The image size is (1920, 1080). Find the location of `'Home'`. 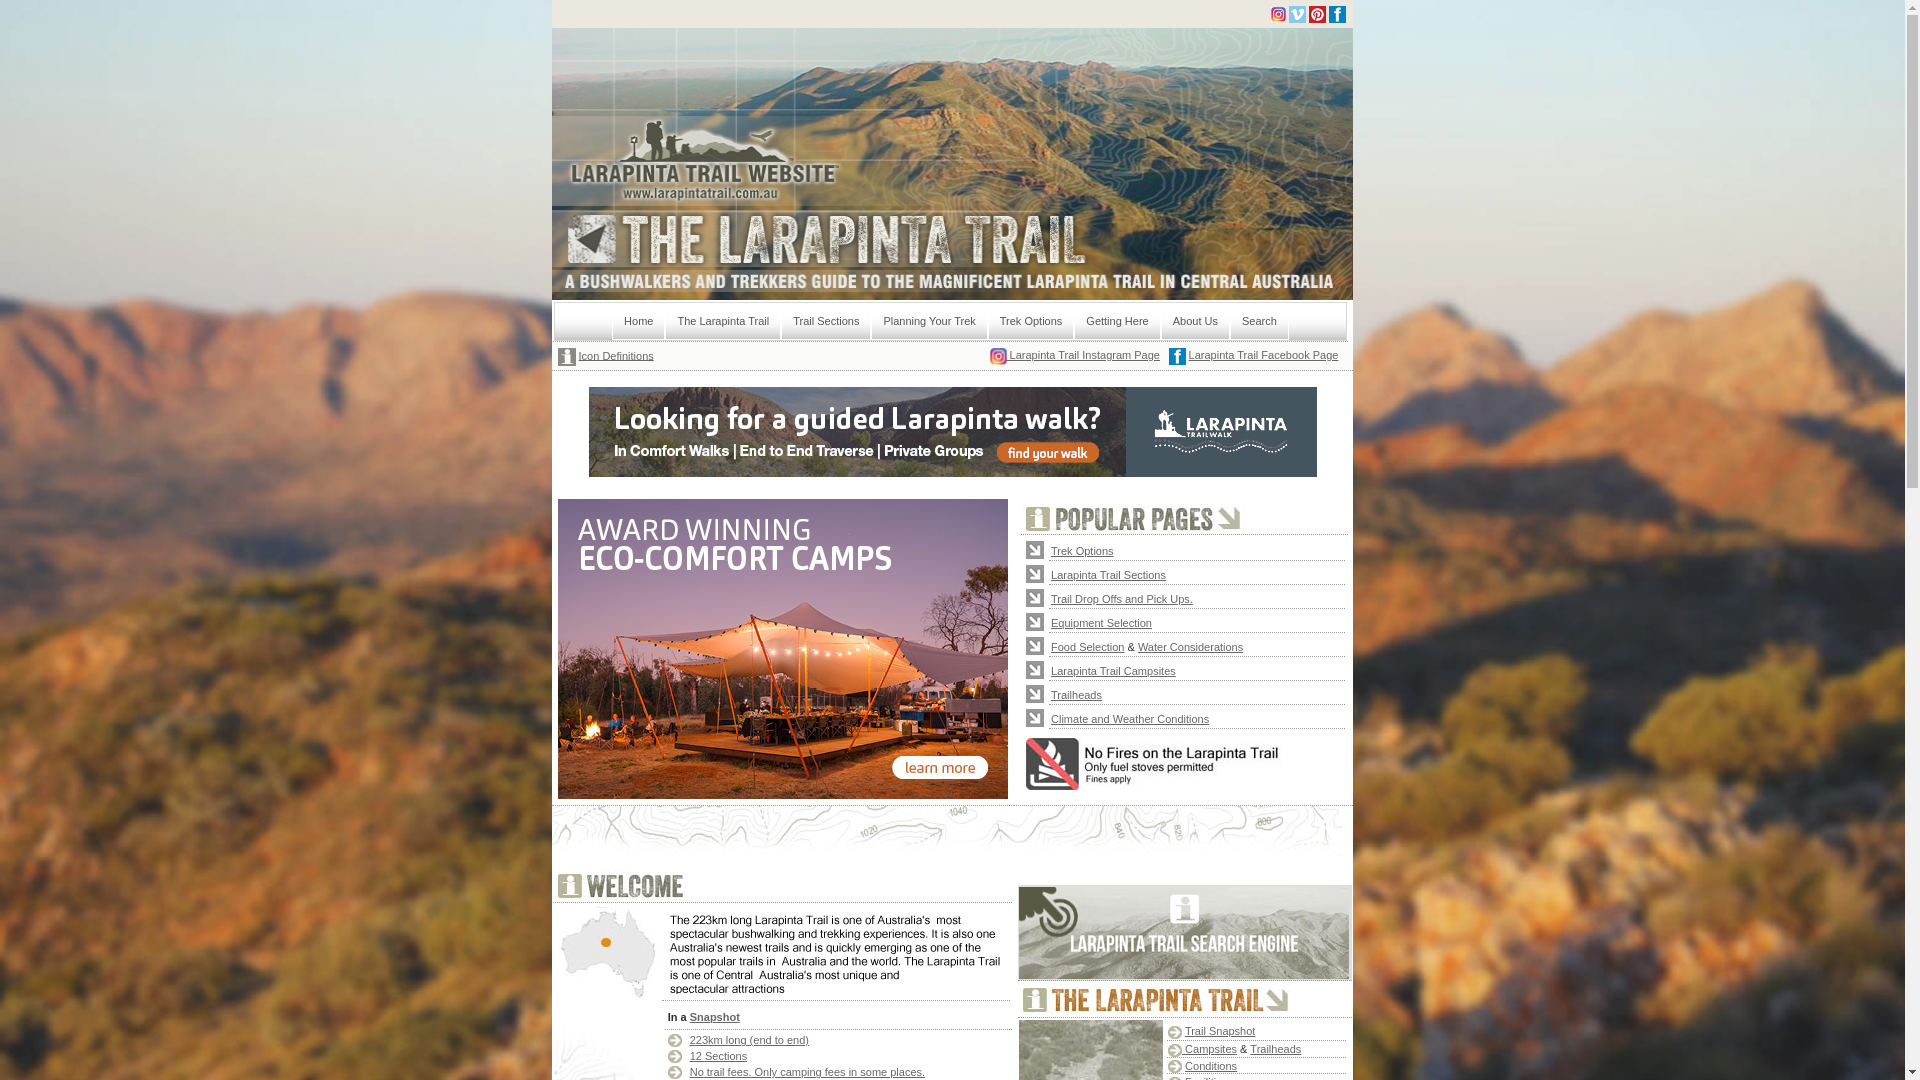

'Home' is located at coordinates (610, 320).